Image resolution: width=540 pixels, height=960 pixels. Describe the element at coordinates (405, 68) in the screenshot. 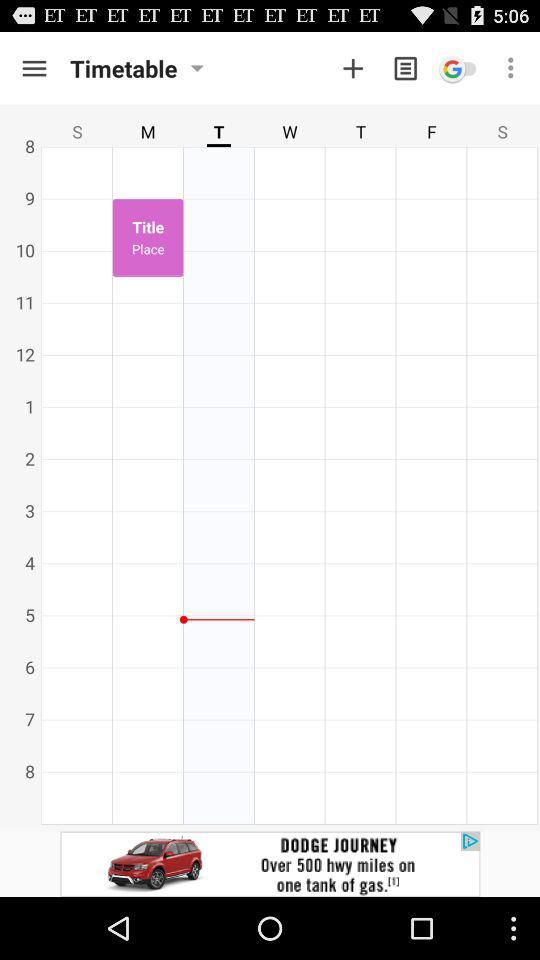

I see `message option` at that location.